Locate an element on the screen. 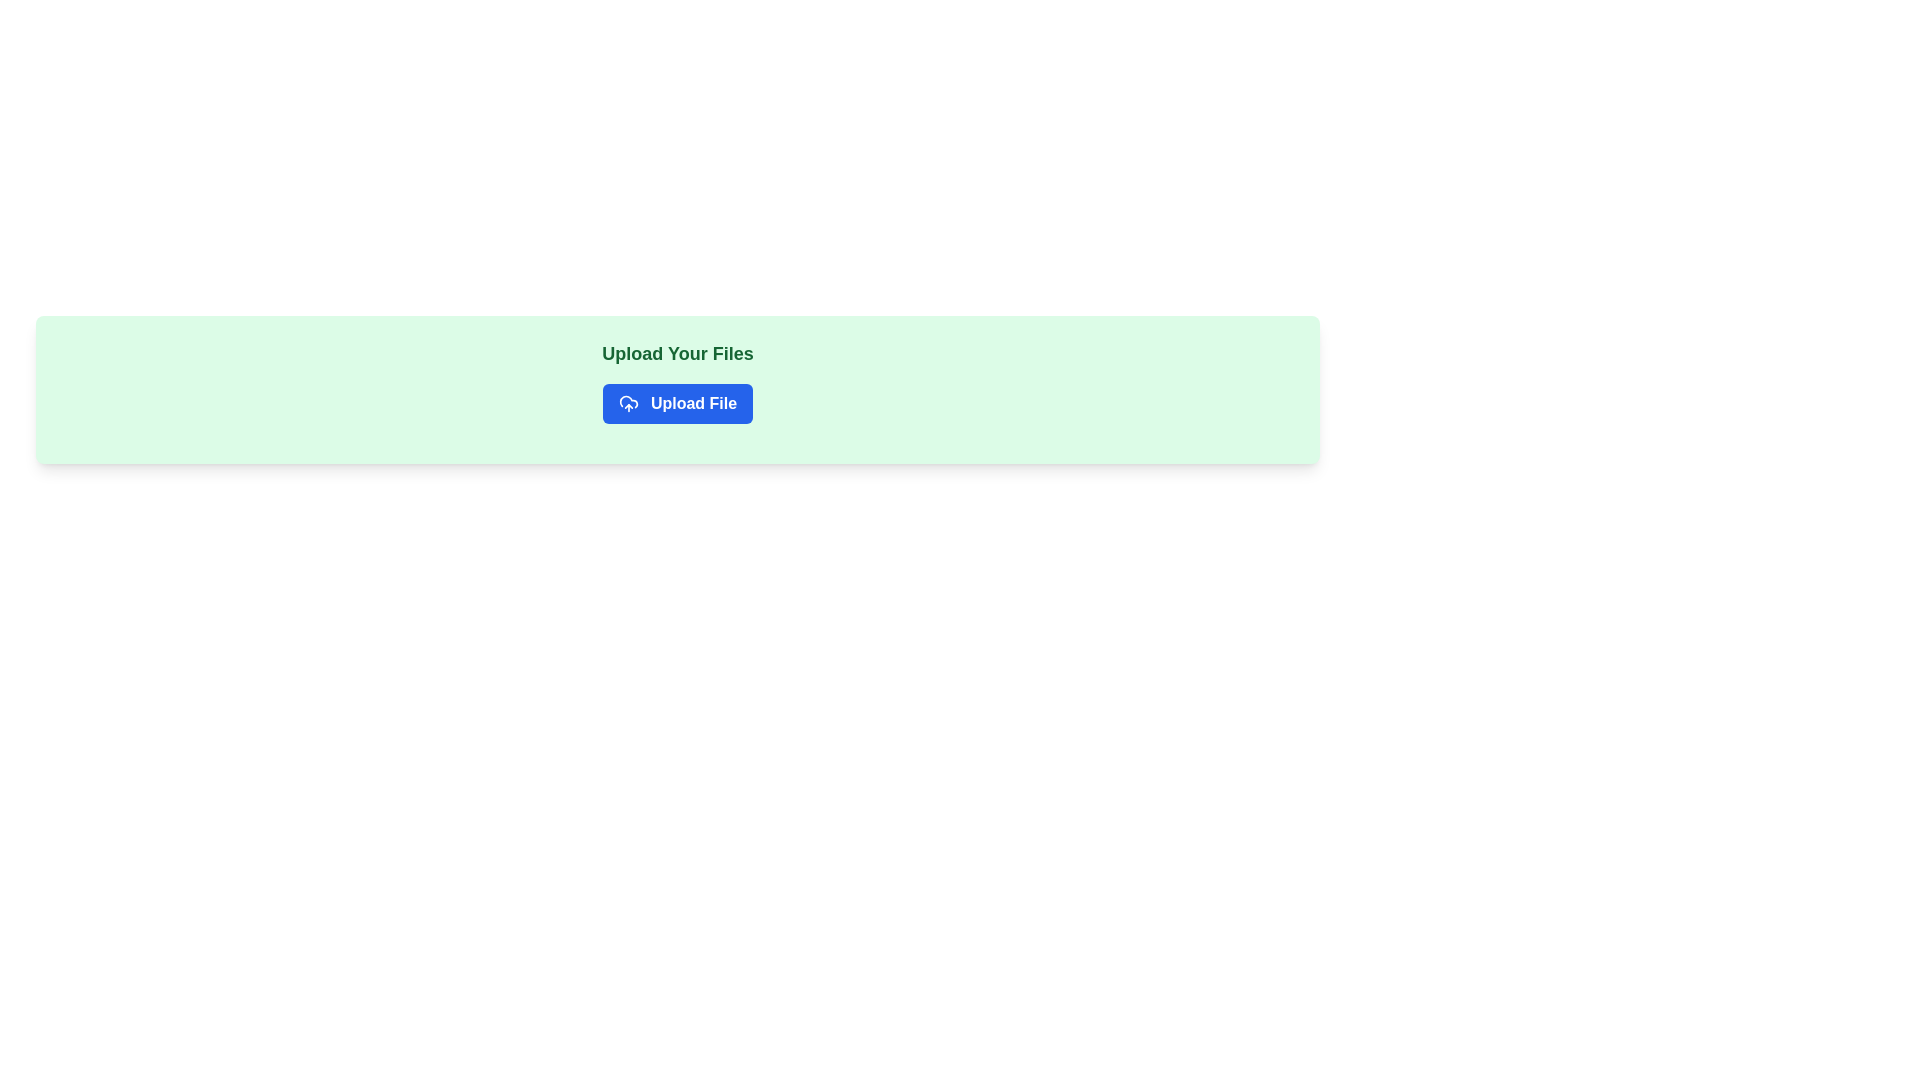  the Text Label that serves as the title for the section dedicated to file uploads, located directly above the blue 'Upload File' button is located at coordinates (677, 353).